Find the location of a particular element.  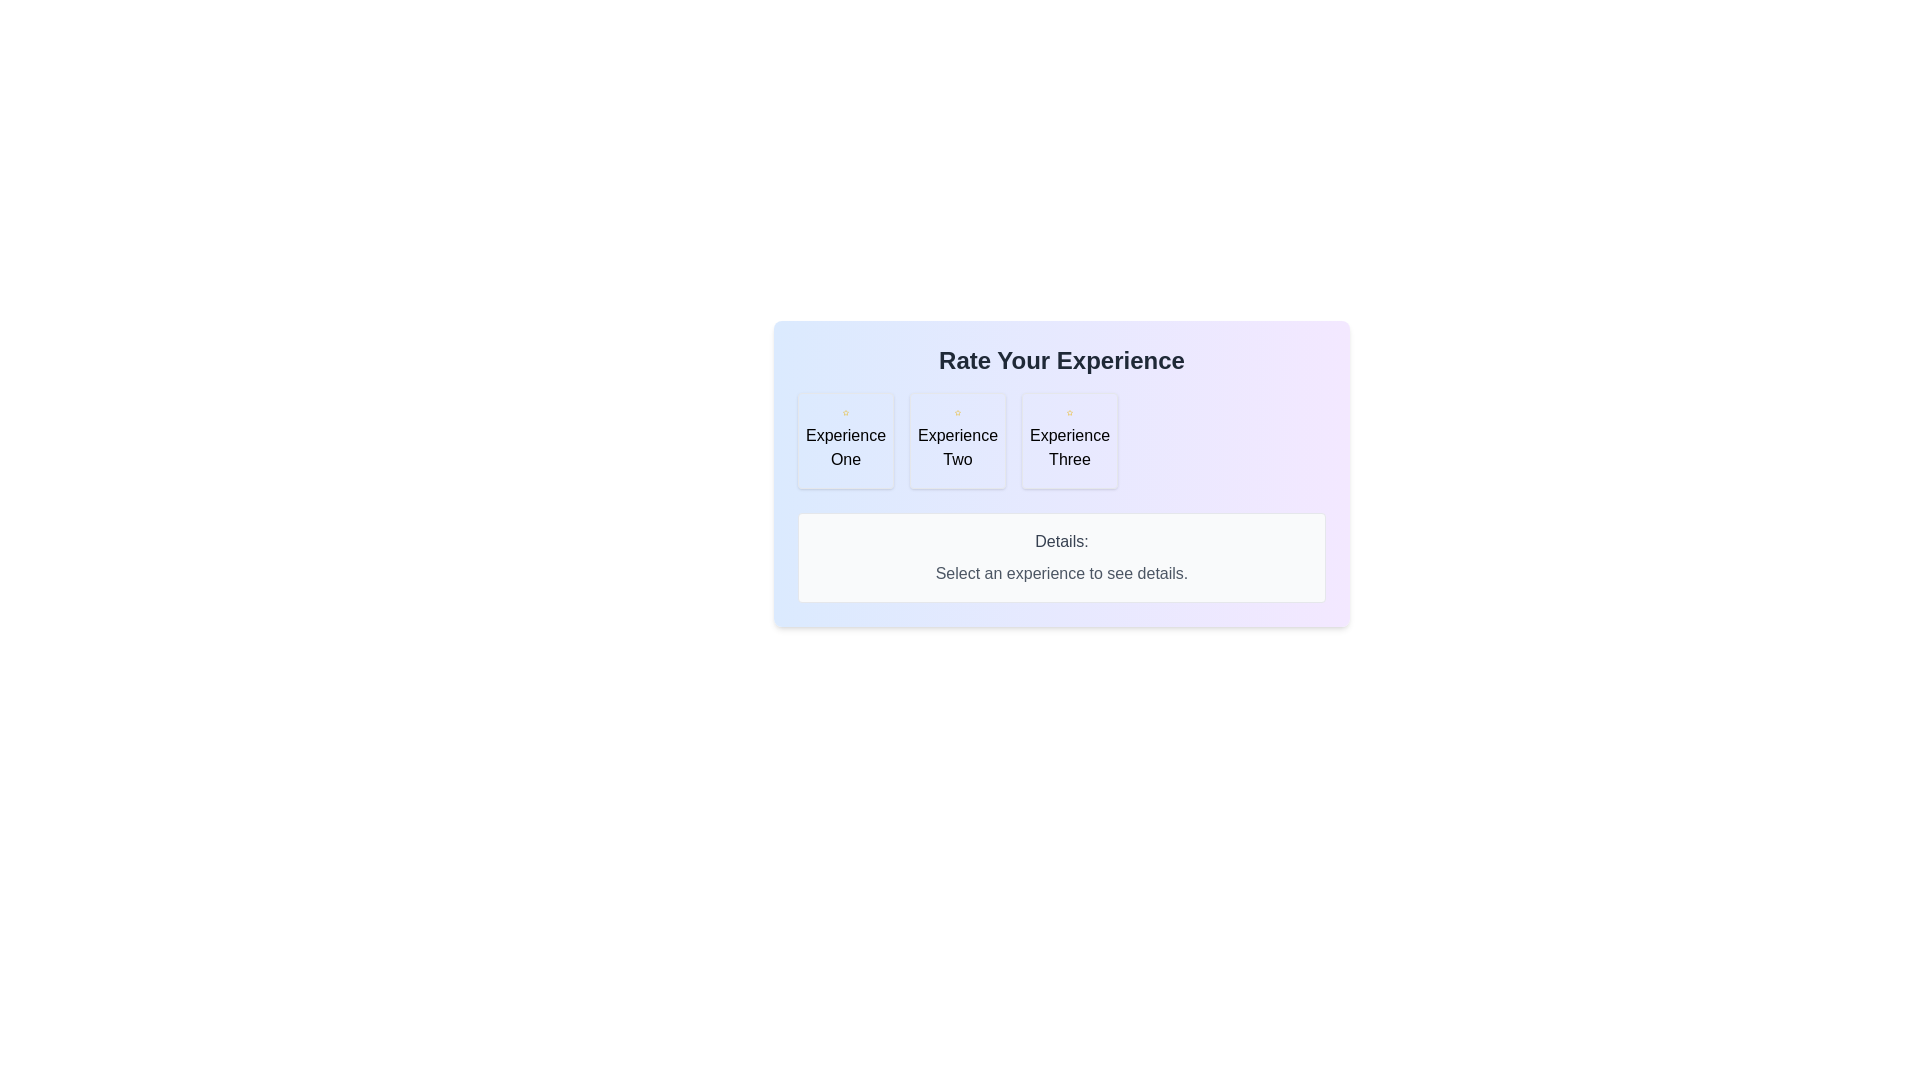

the rightmost button labeled 'Experience Three' located below the title 'Rate Your Experience' to observe its hover effects is located at coordinates (1060, 474).